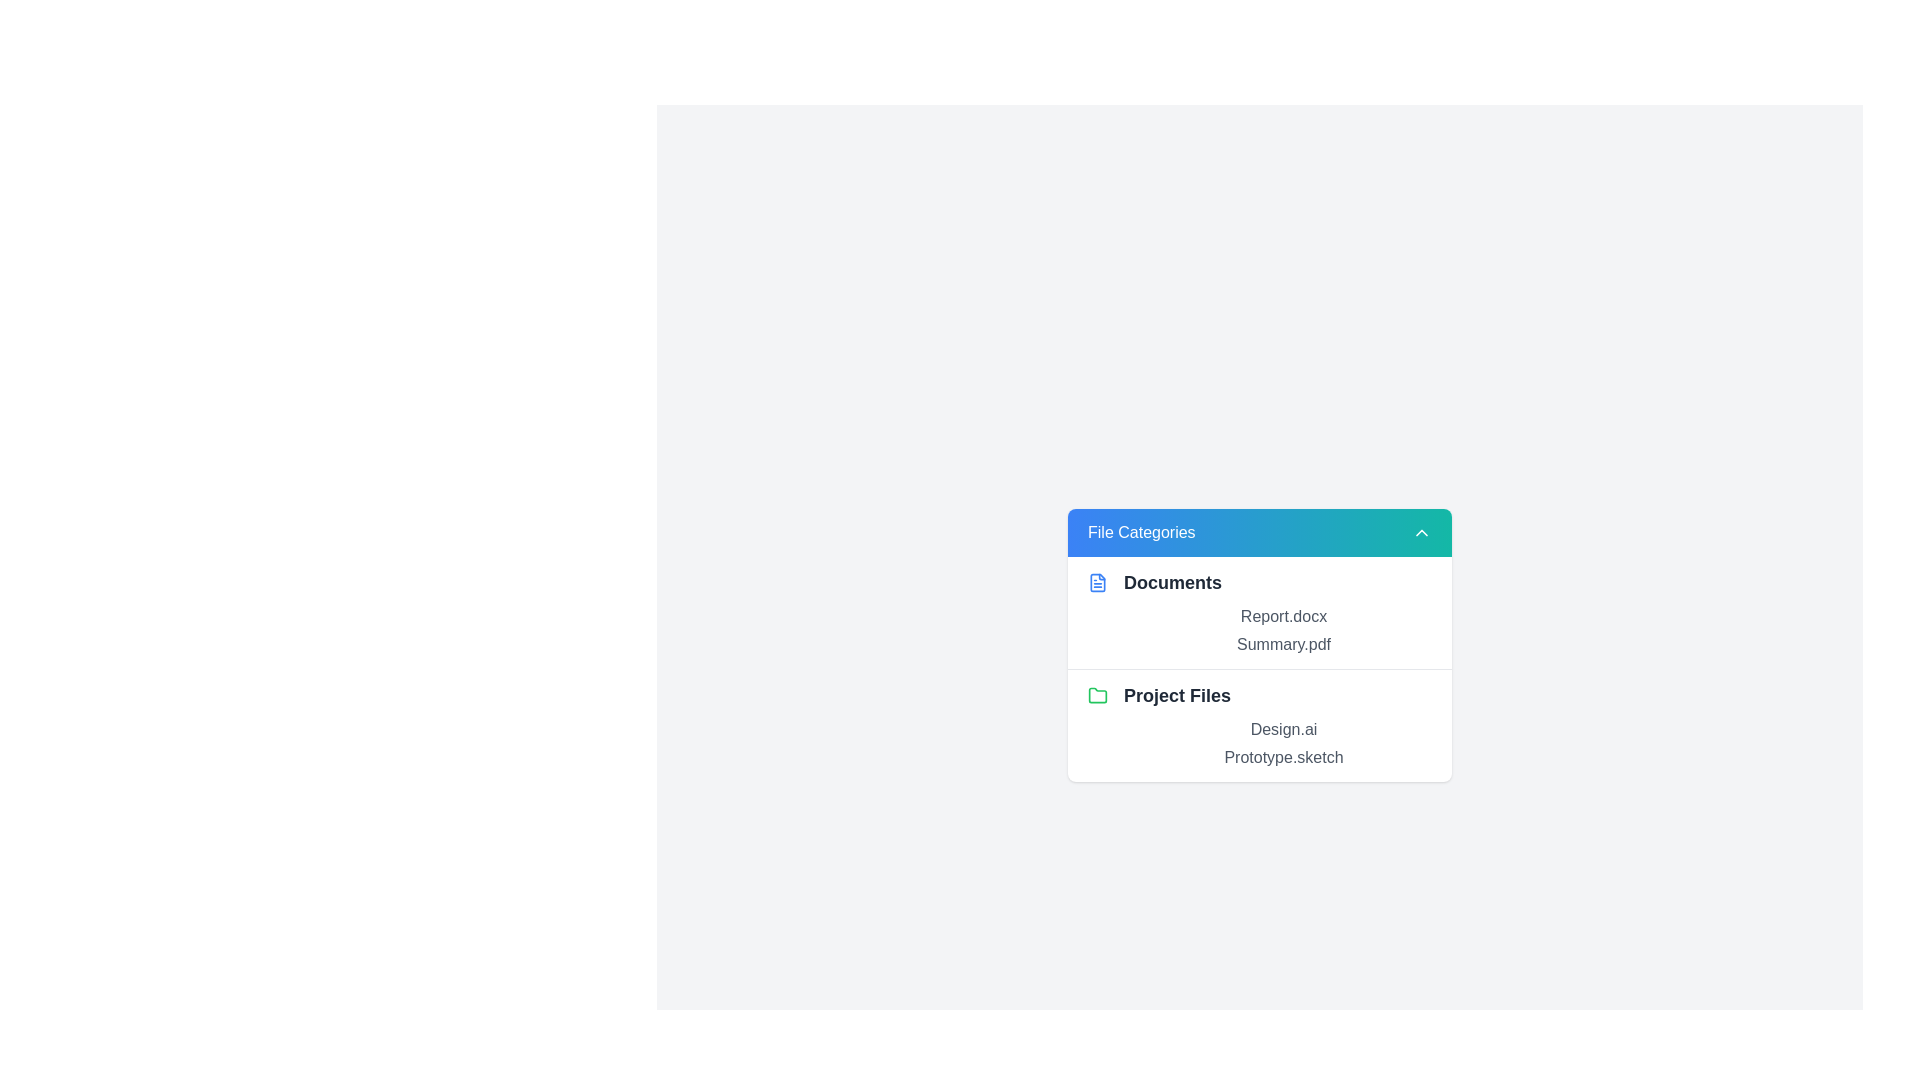 The width and height of the screenshot is (1920, 1080). What do you see at coordinates (1283, 615) in the screenshot?
I see `the text link 'Report.docx', which is the first file entry under the 'Documents' section, positioned above 'Summary.pdf'` at bounding box center [1283, 615].